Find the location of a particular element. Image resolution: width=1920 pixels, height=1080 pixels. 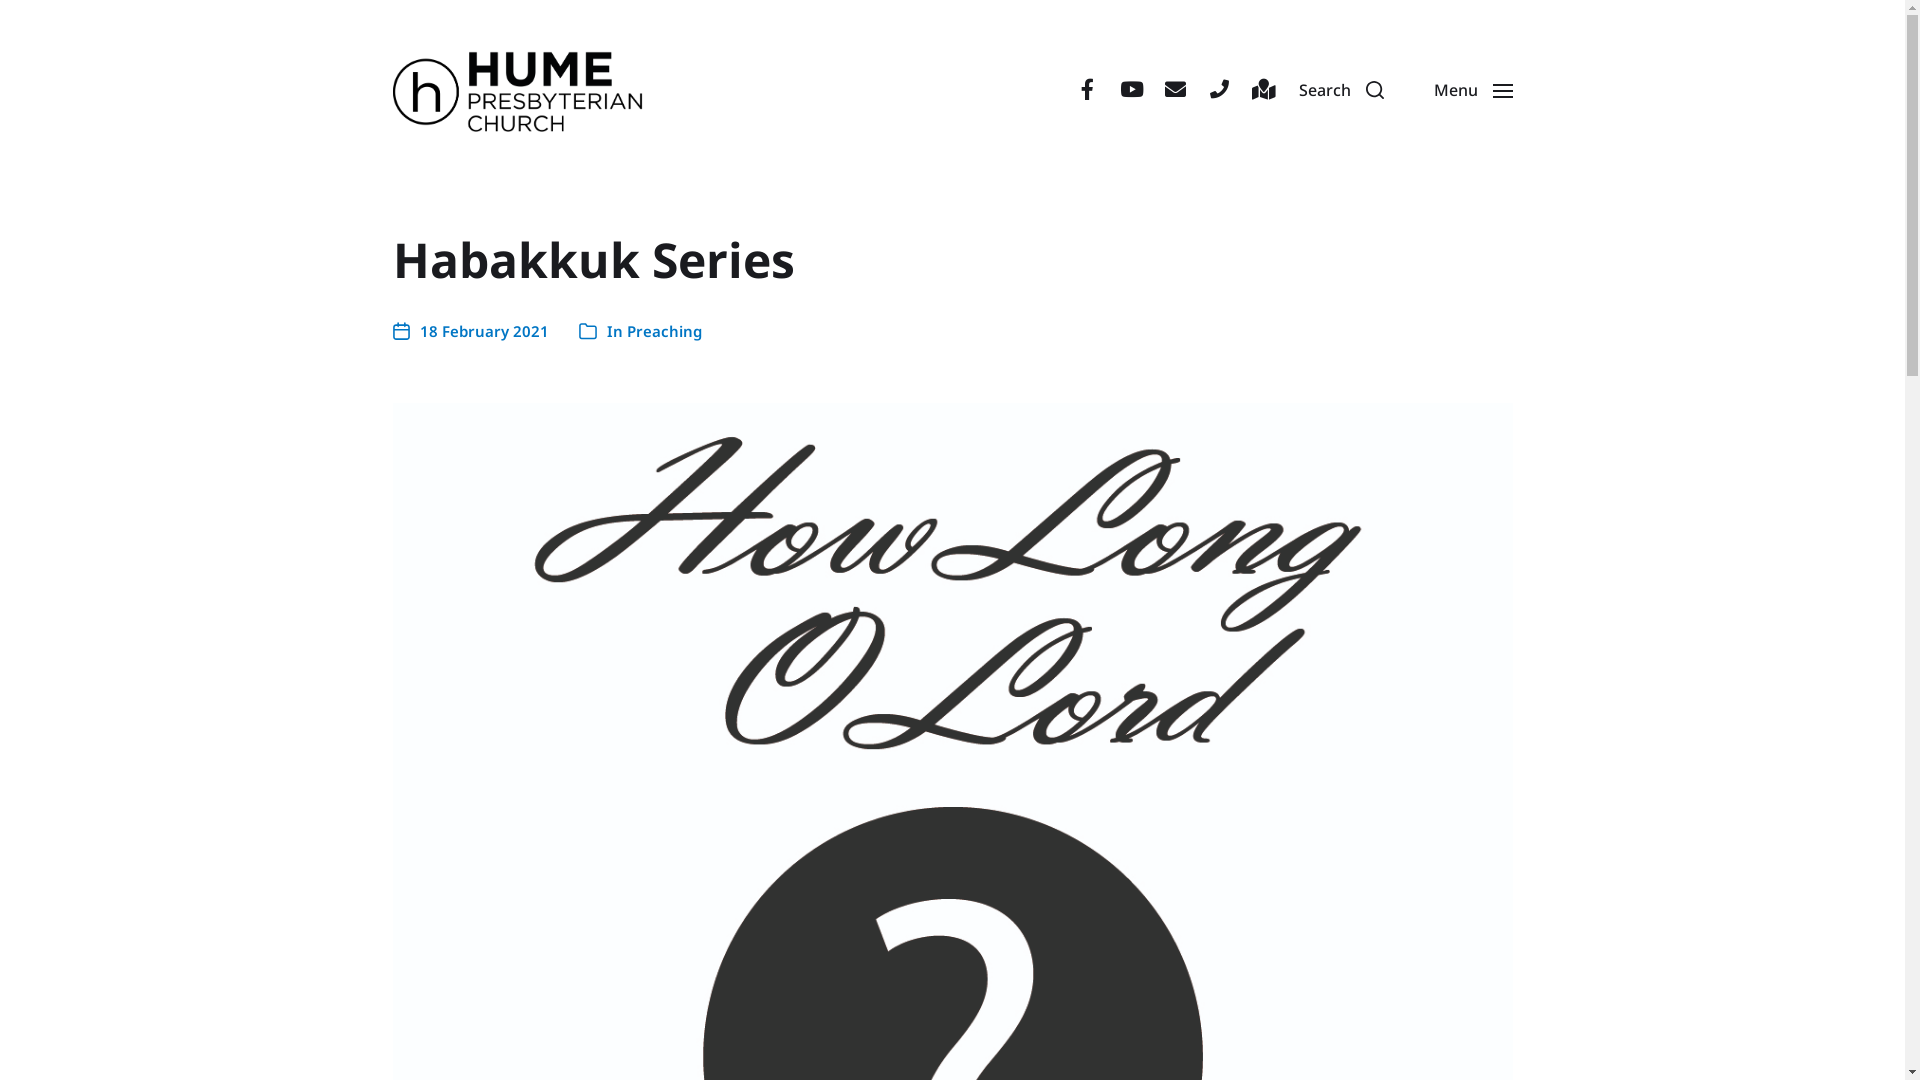

'Search' is located at coordinates (1341, 88).